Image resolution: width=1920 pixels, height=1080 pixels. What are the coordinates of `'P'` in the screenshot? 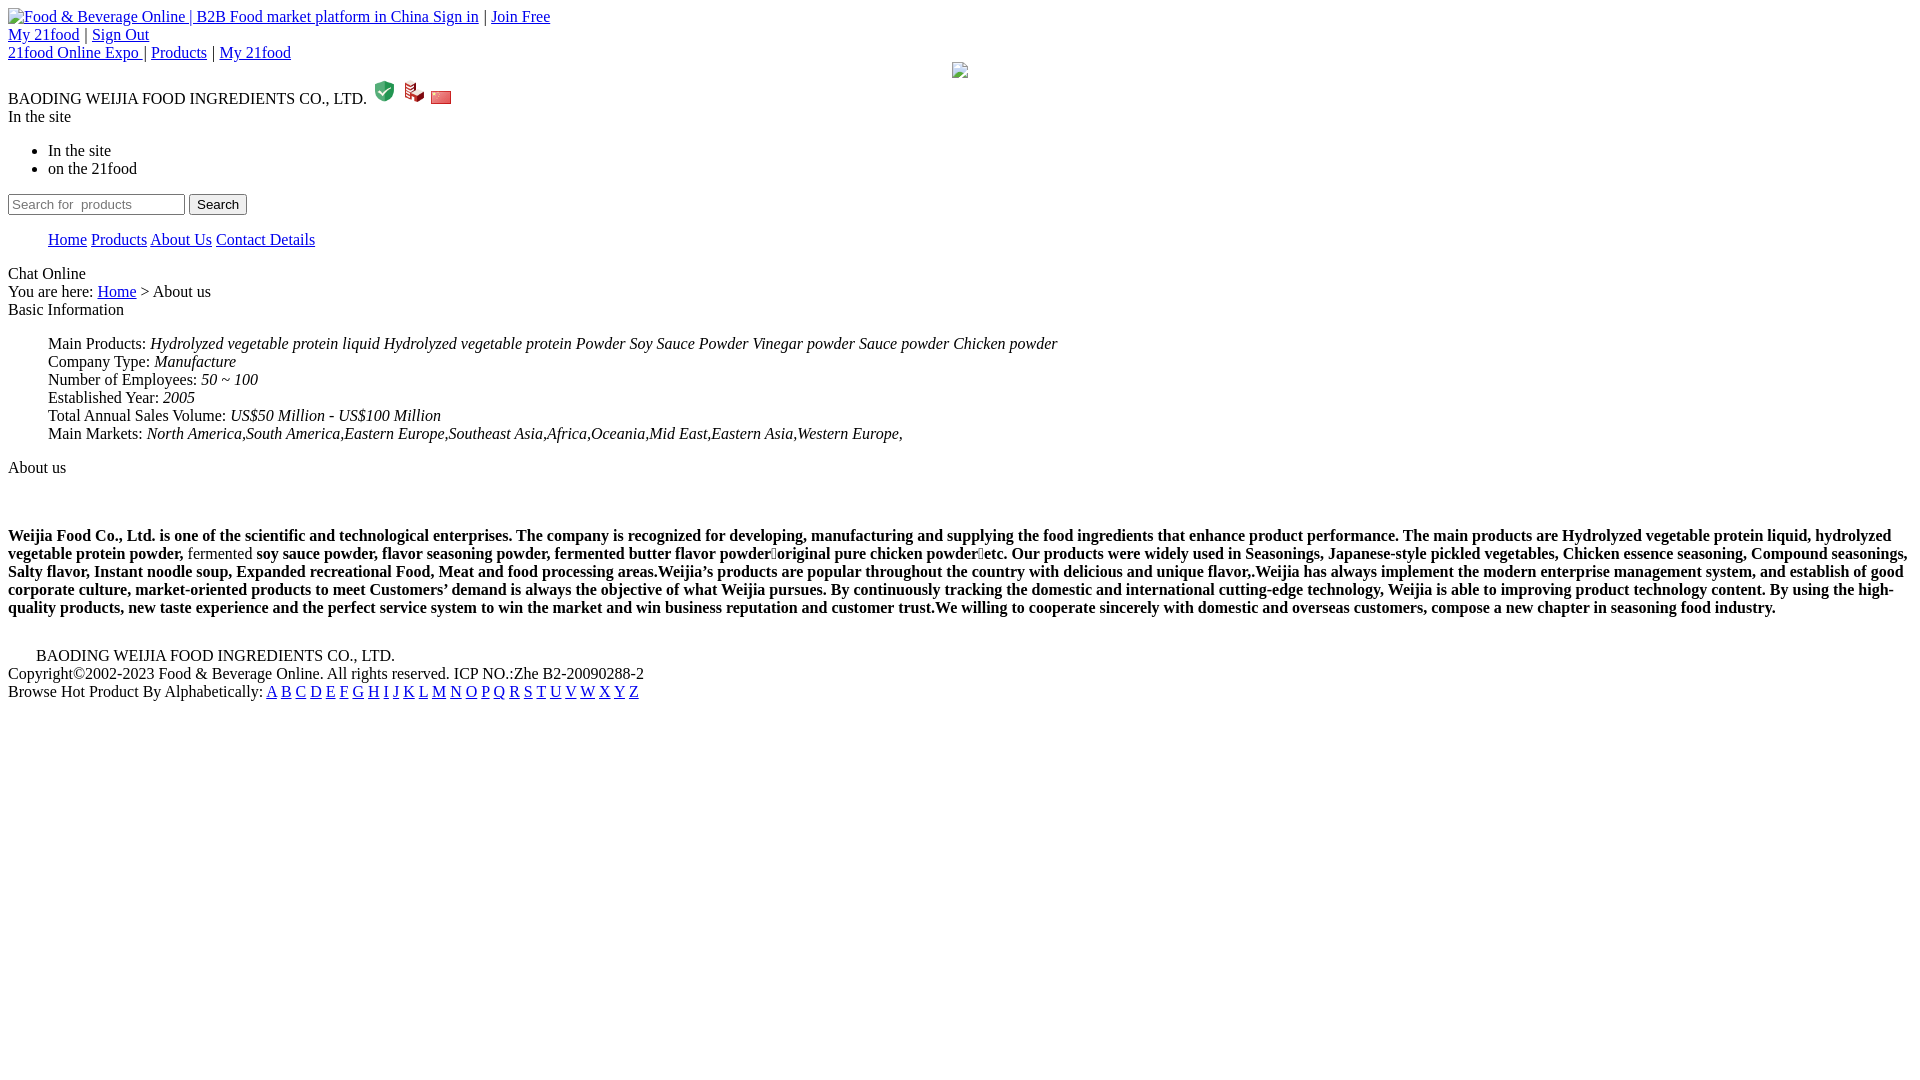 It's located at (480, 690).